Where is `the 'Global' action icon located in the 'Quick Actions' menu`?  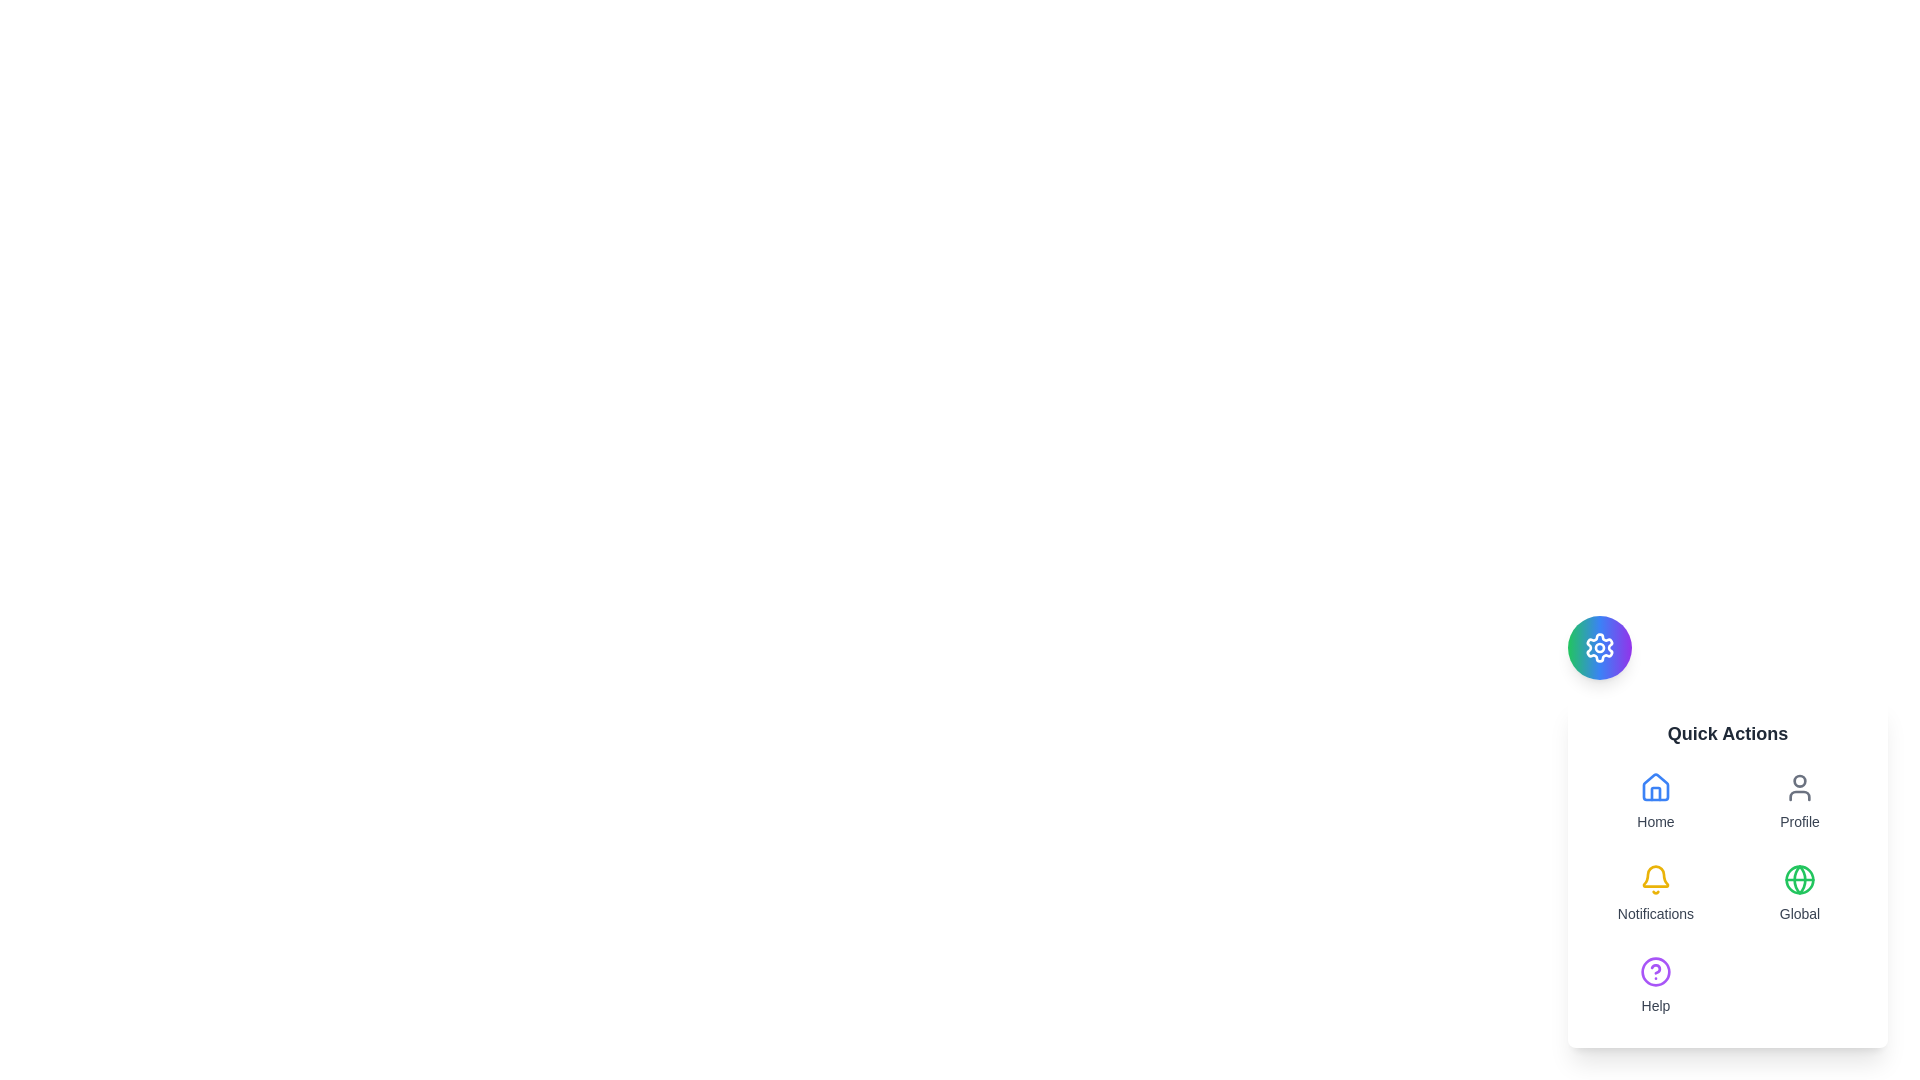
the 'Global' action icon located in the 'Quick Actions' menu is located at coordinates (1800, 878).